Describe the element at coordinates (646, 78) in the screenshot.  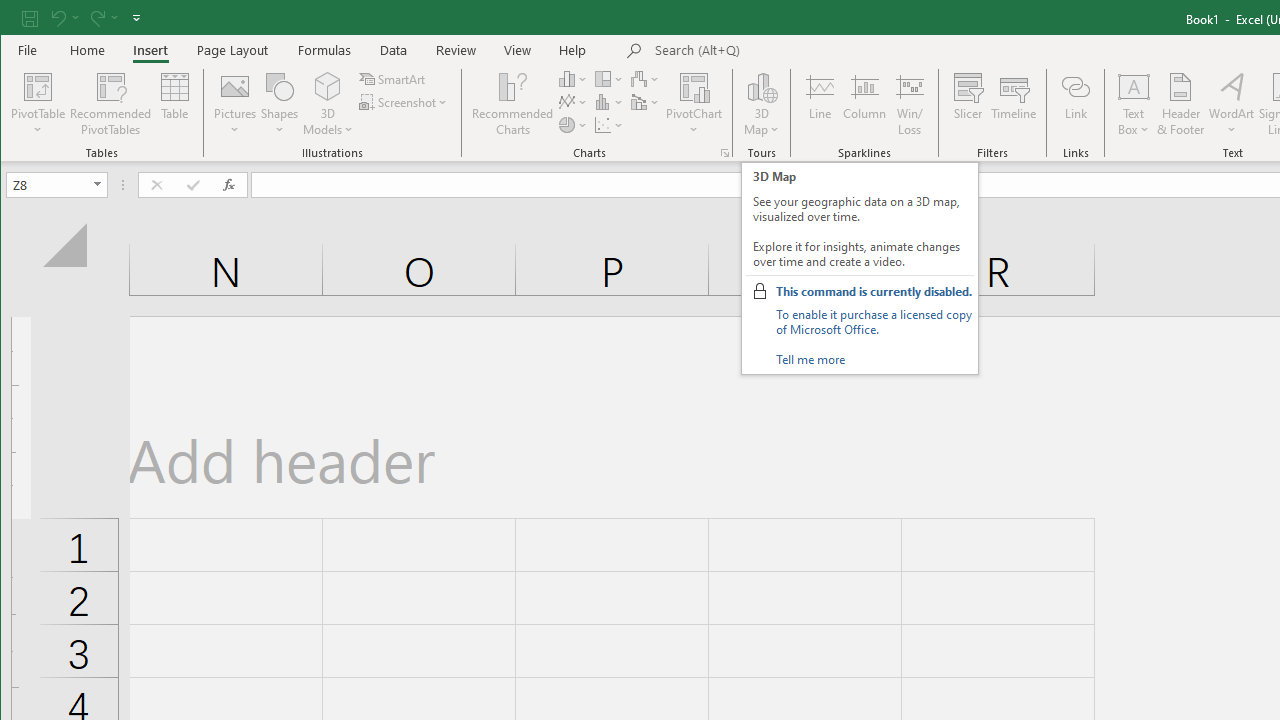
I see `'Insert Waterfall, Funnel, Stock, Surface, or Radar Chart'` at that location.